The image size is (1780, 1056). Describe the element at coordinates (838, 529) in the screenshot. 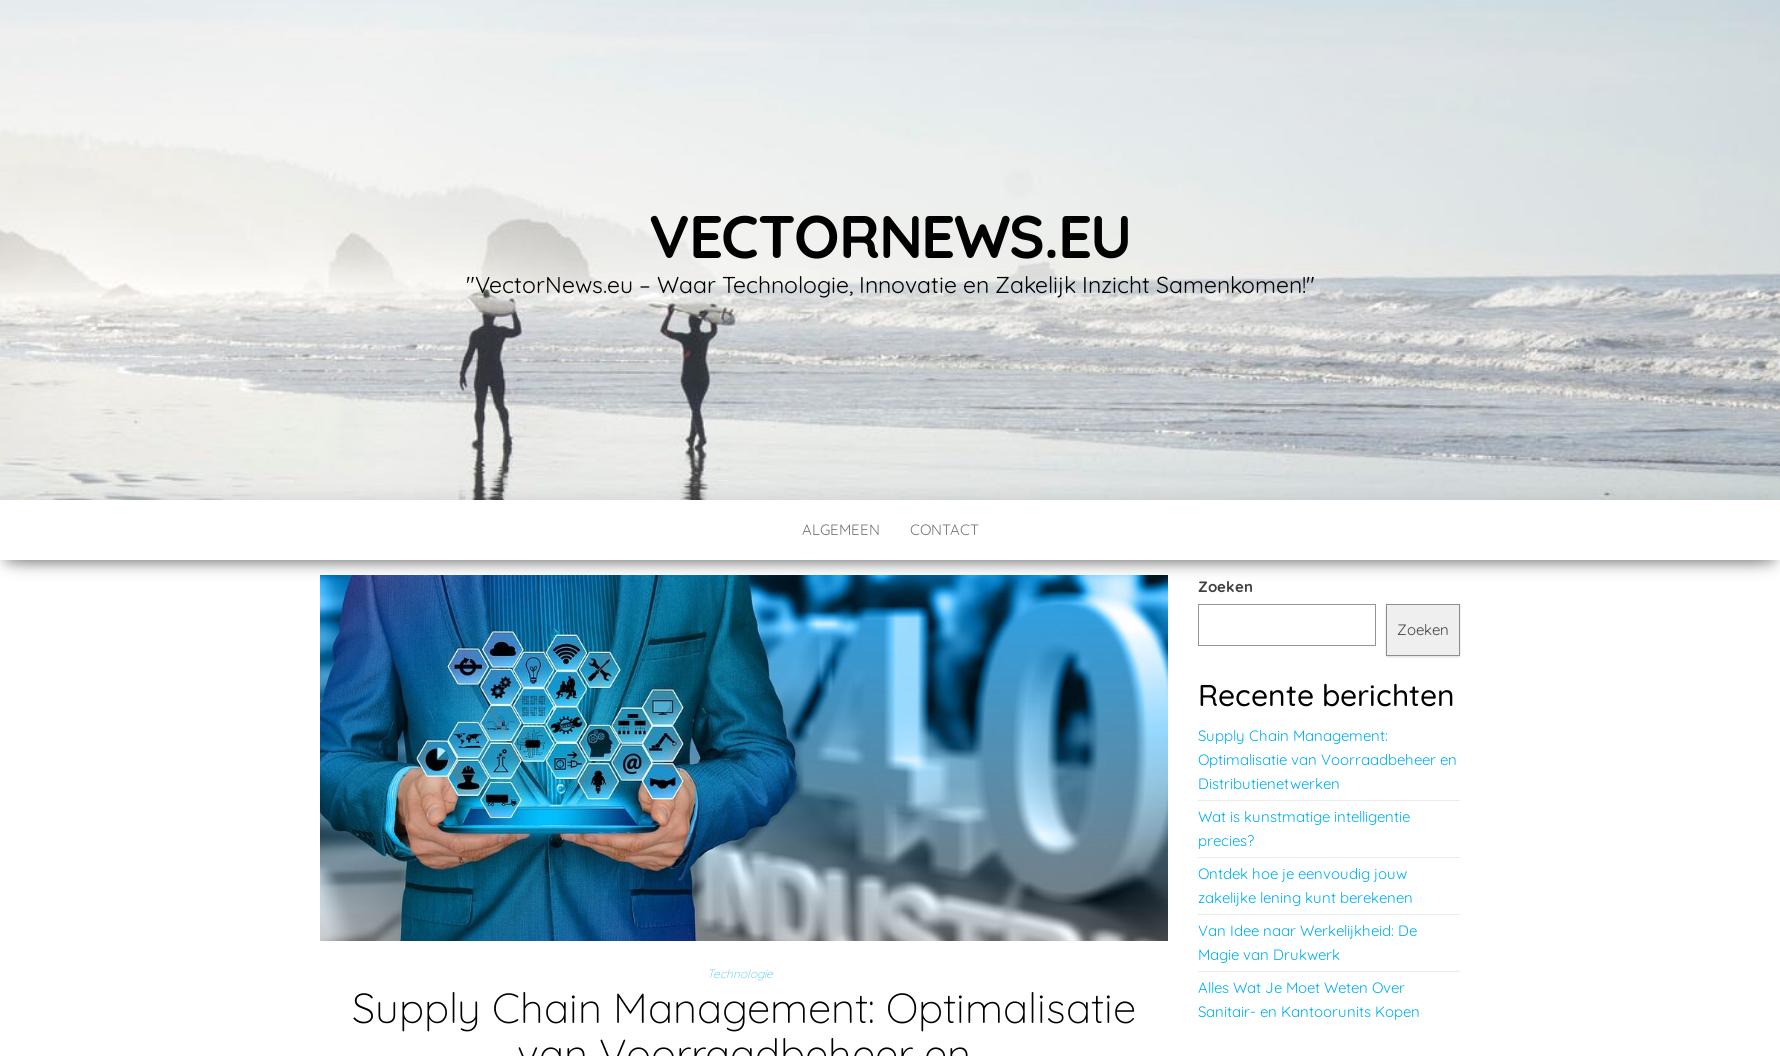

I see `'Algemeen'` at that location.